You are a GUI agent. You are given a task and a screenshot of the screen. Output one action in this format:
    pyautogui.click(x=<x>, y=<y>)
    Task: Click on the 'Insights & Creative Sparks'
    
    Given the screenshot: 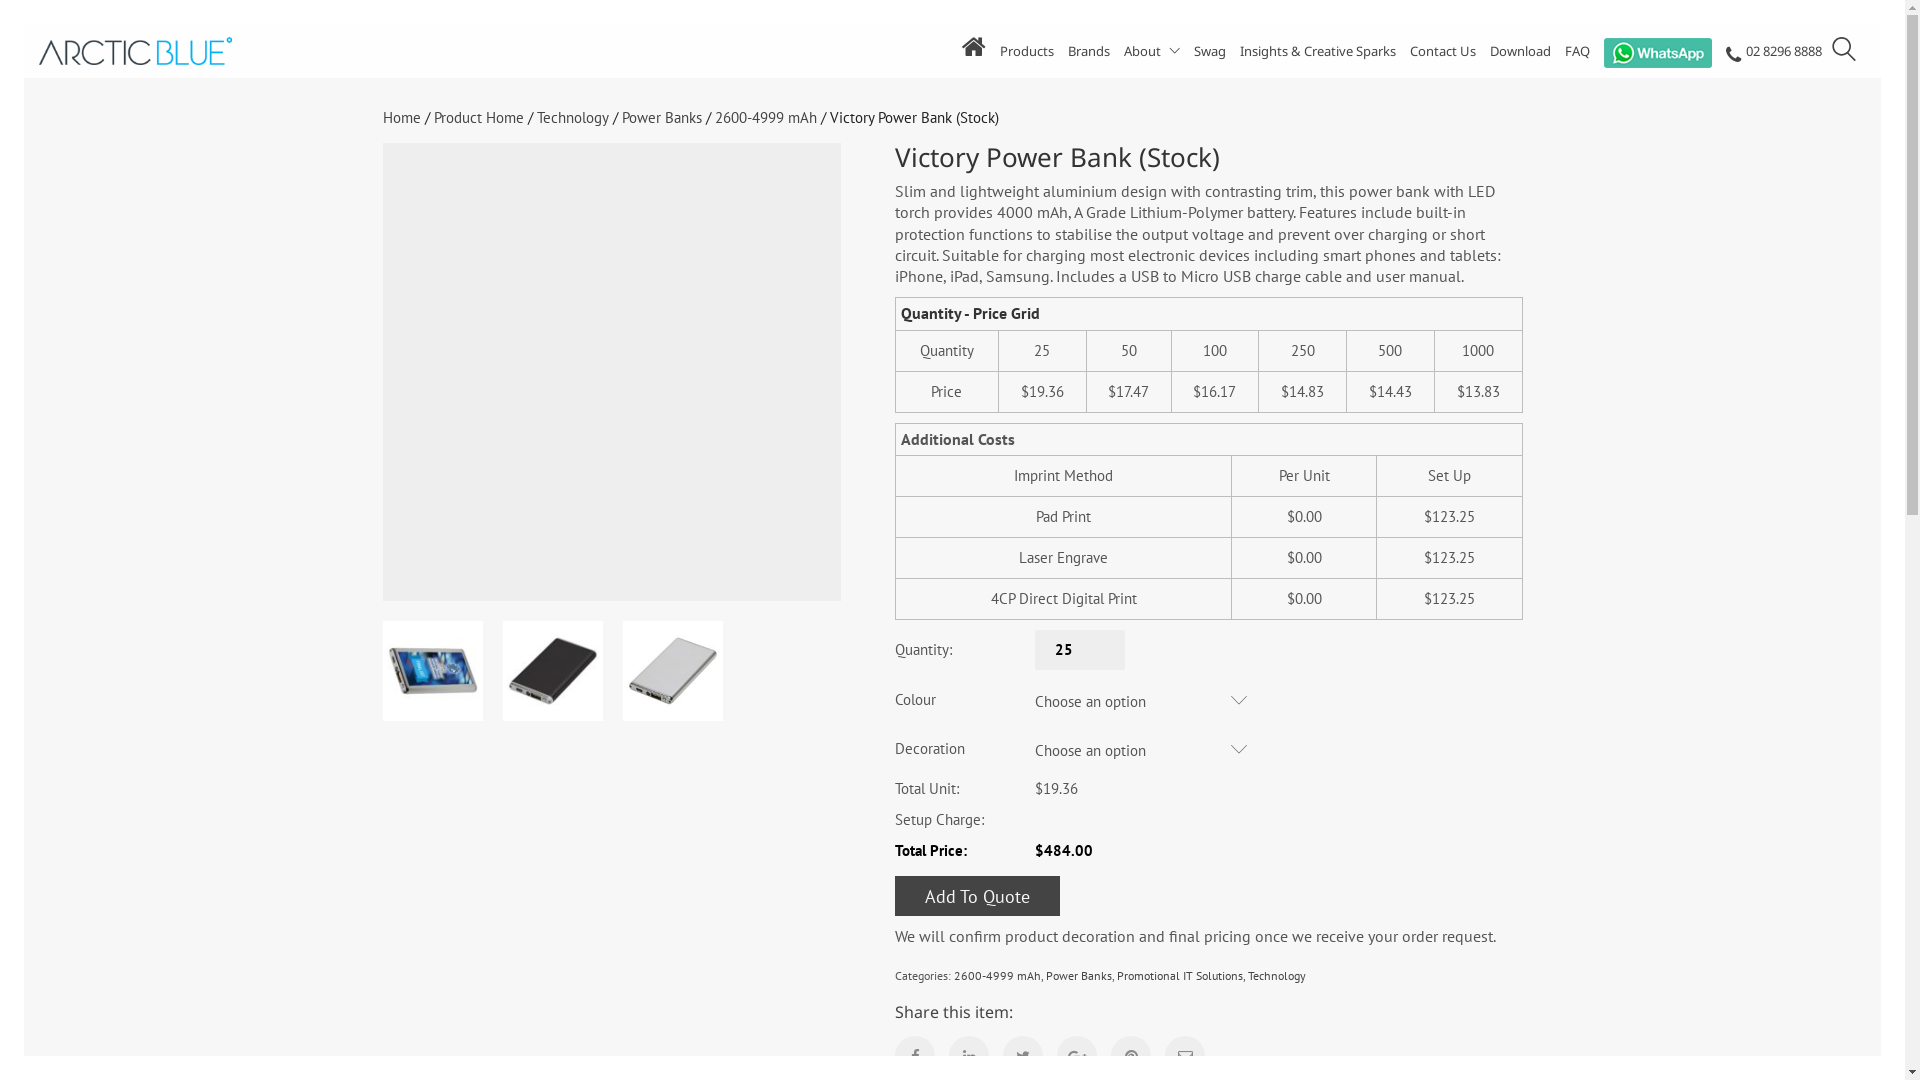 What is the action you would take?
    pyautogui.click(x=1318, y=50)
    